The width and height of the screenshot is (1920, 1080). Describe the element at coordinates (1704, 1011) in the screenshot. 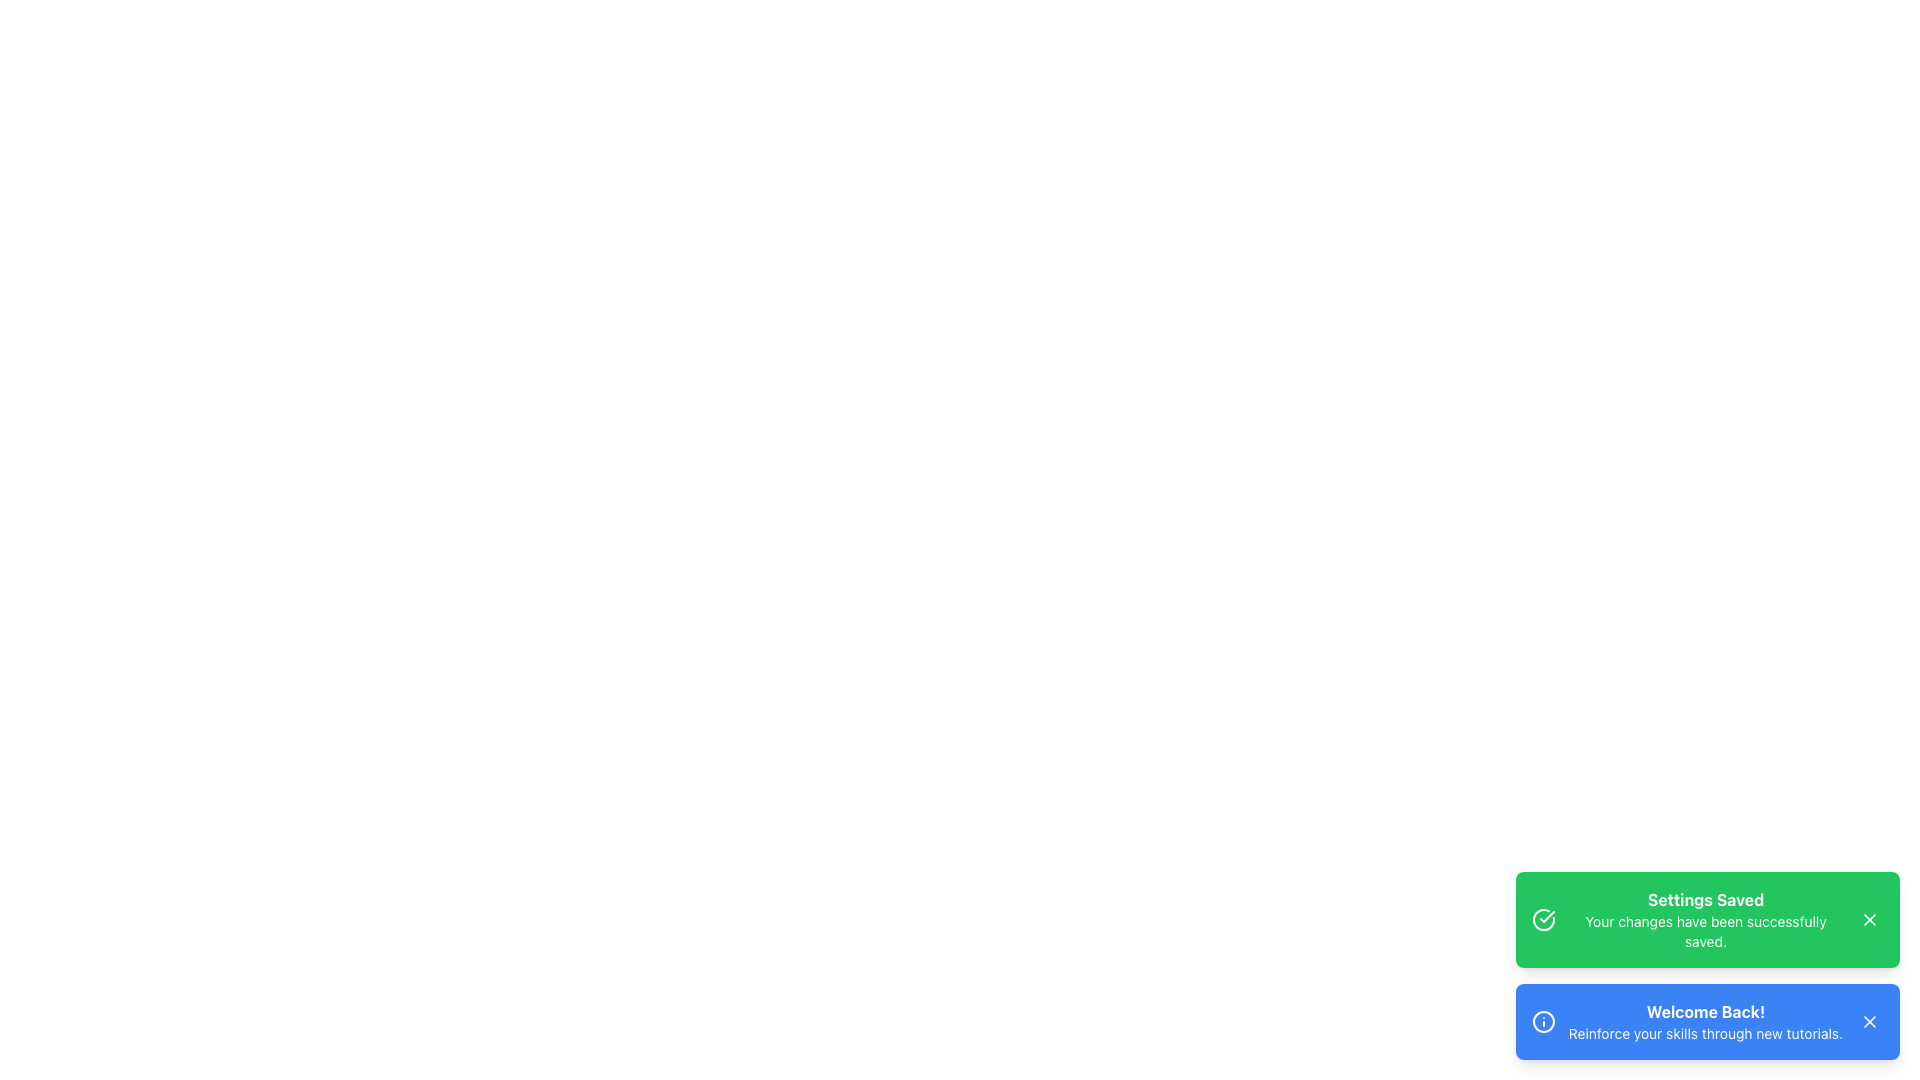

I see `the title text in the blue notification banner that welcomes the user, located above the text 'Reinforce your skills through new tutorials.'` at that location.